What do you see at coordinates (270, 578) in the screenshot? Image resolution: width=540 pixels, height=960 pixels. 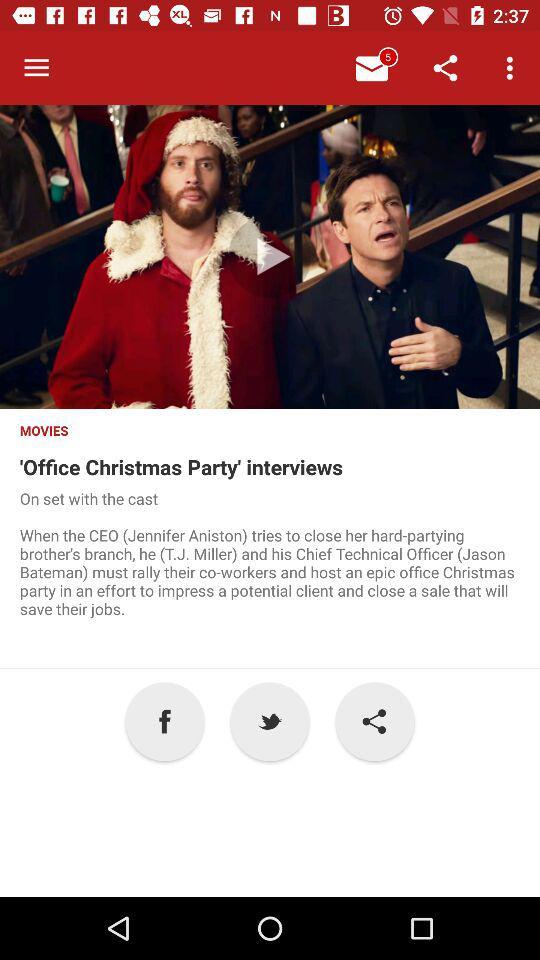 I see `on set with icon` at bounding box center [270, 578].